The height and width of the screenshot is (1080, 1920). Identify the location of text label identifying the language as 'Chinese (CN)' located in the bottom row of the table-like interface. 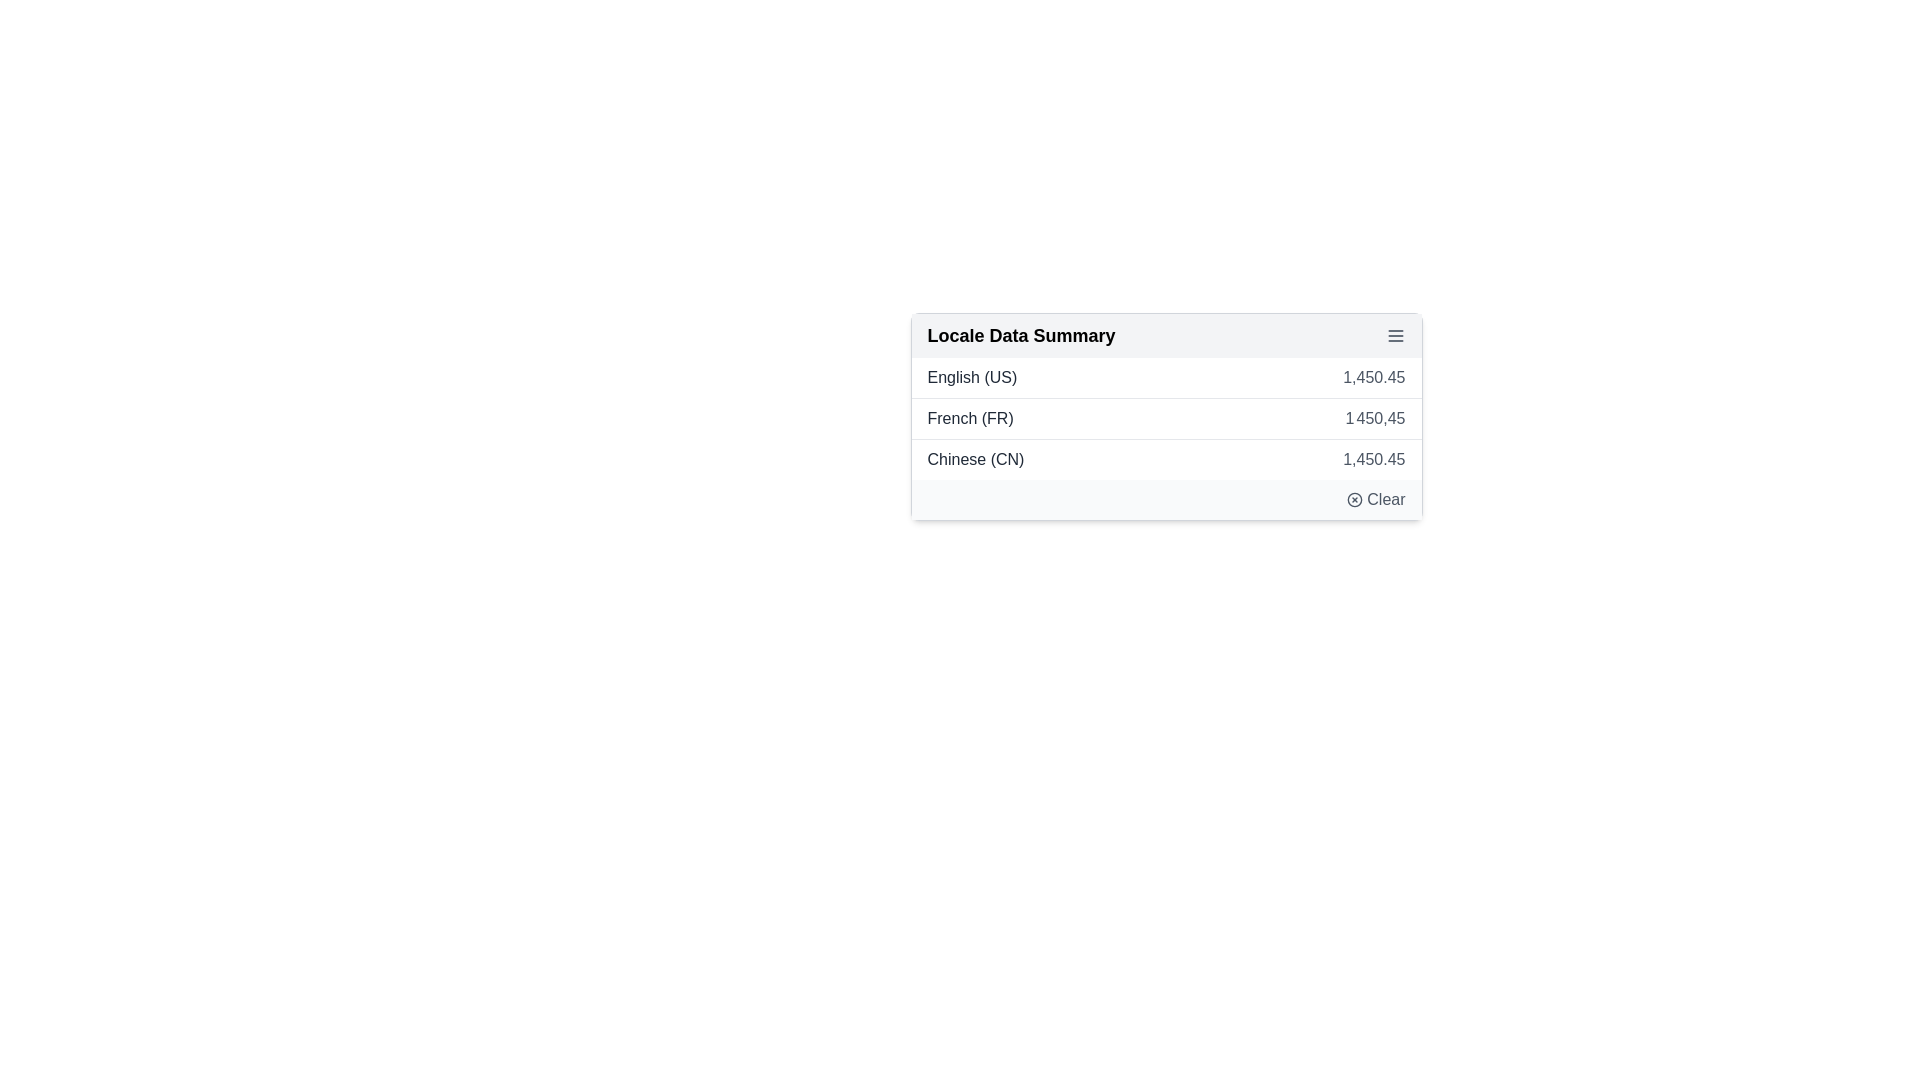
(975, 459).